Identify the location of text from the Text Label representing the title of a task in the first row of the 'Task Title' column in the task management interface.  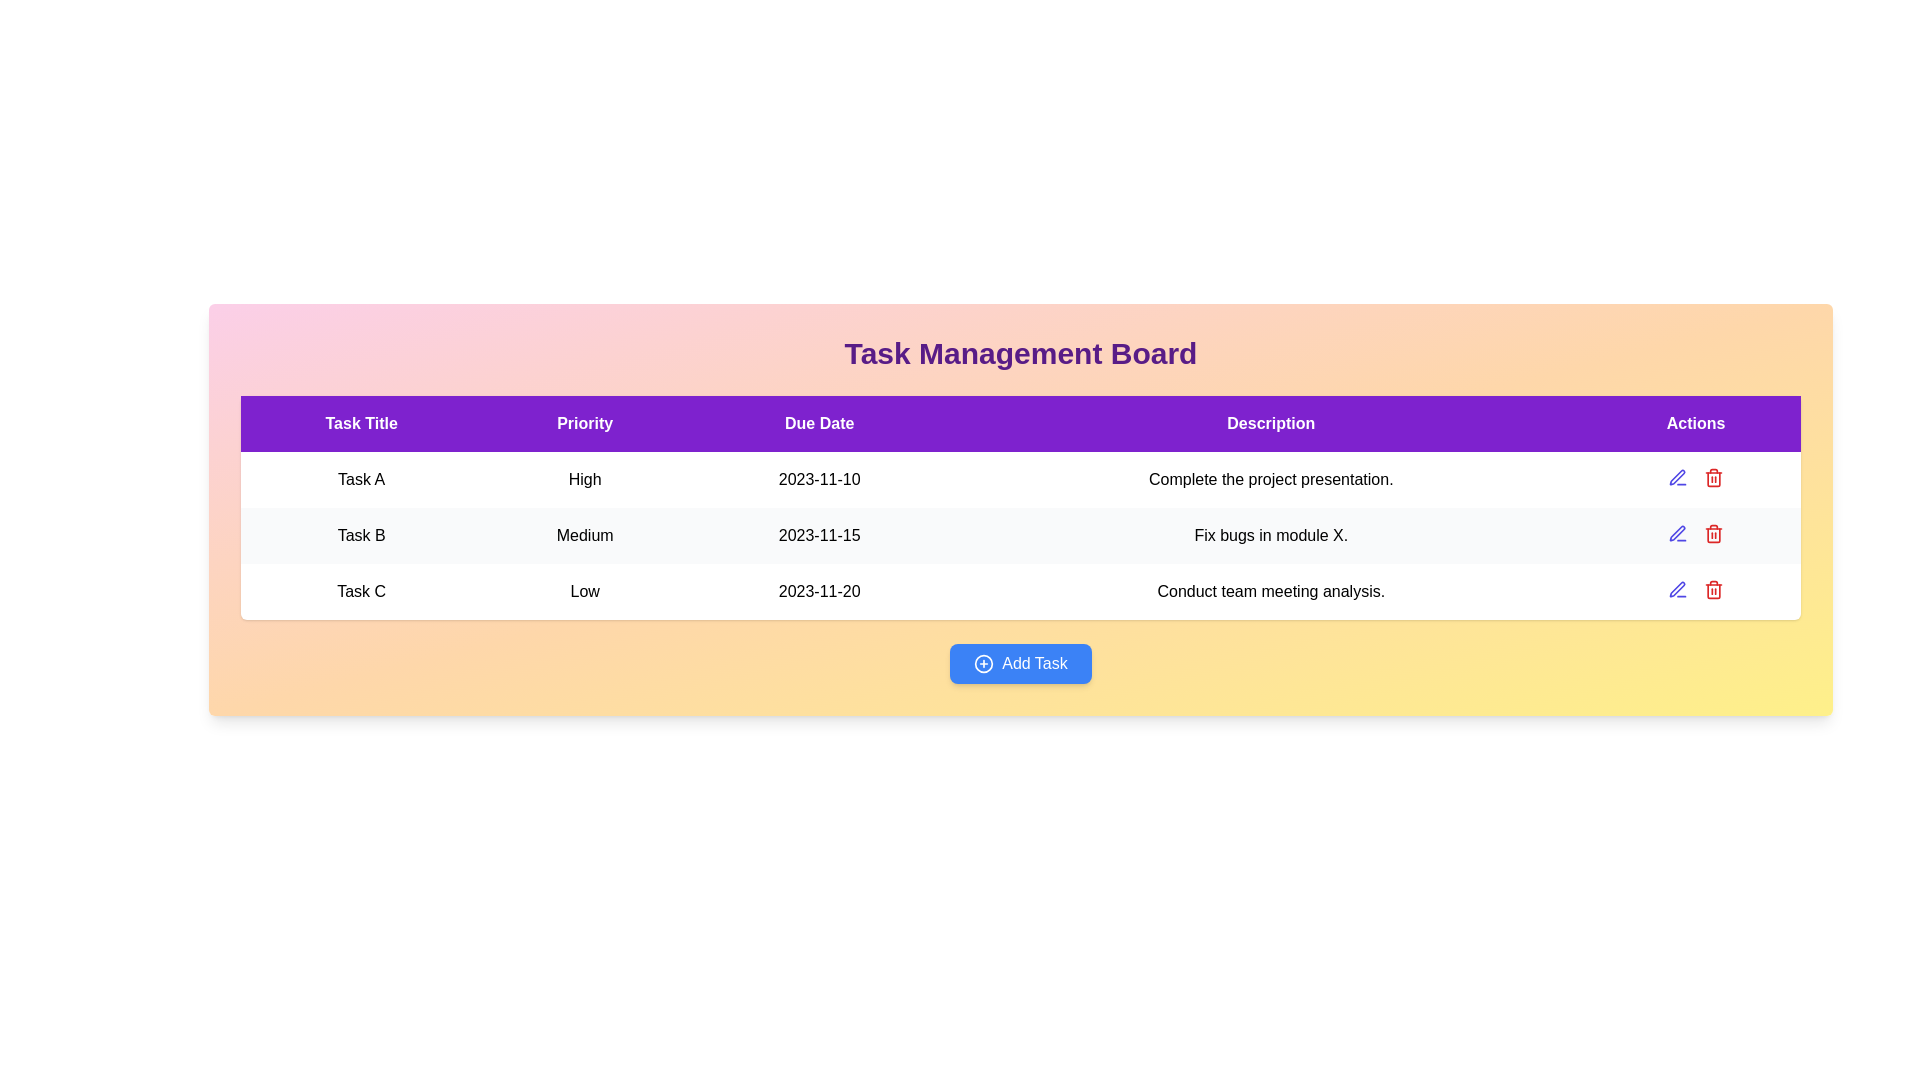
(361, 479).